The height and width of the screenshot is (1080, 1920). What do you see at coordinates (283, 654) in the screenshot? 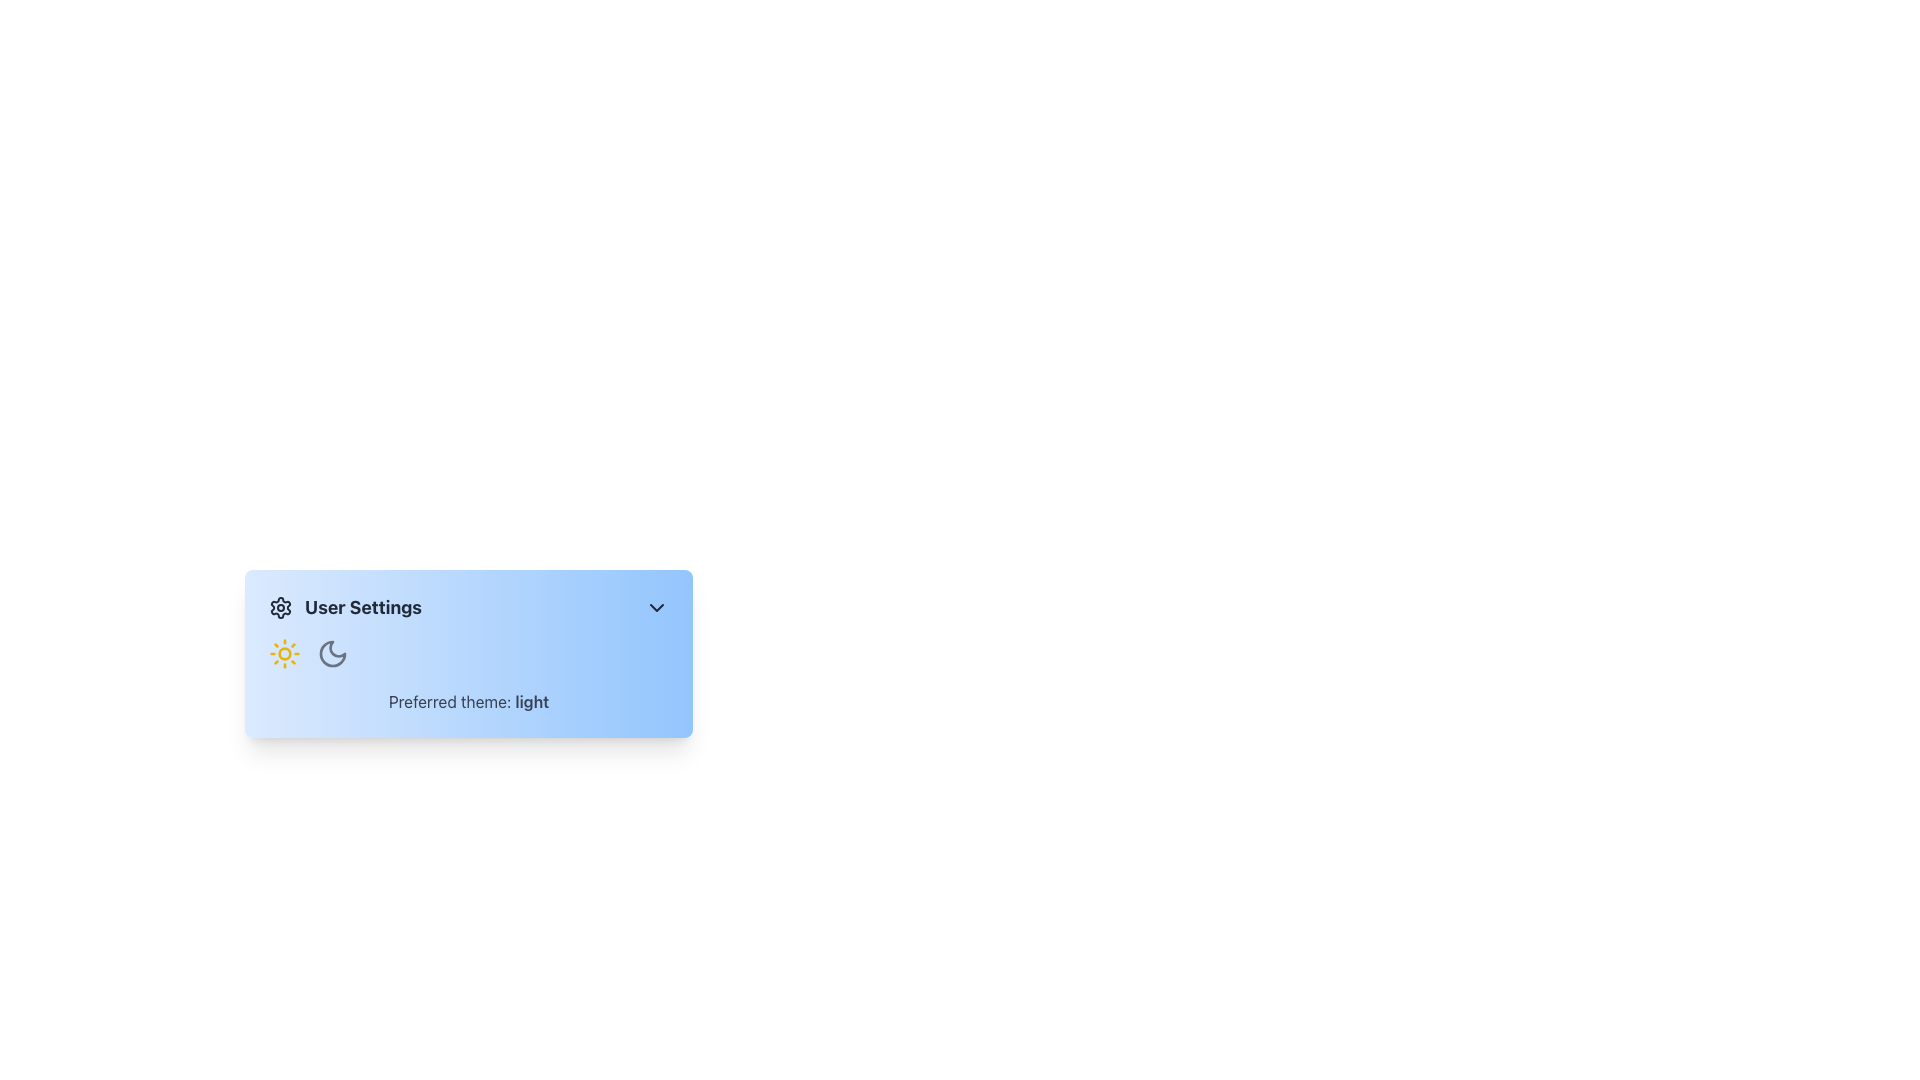
I see `the central SVG circle element of the sun icon` at bounding box center [283, 654].